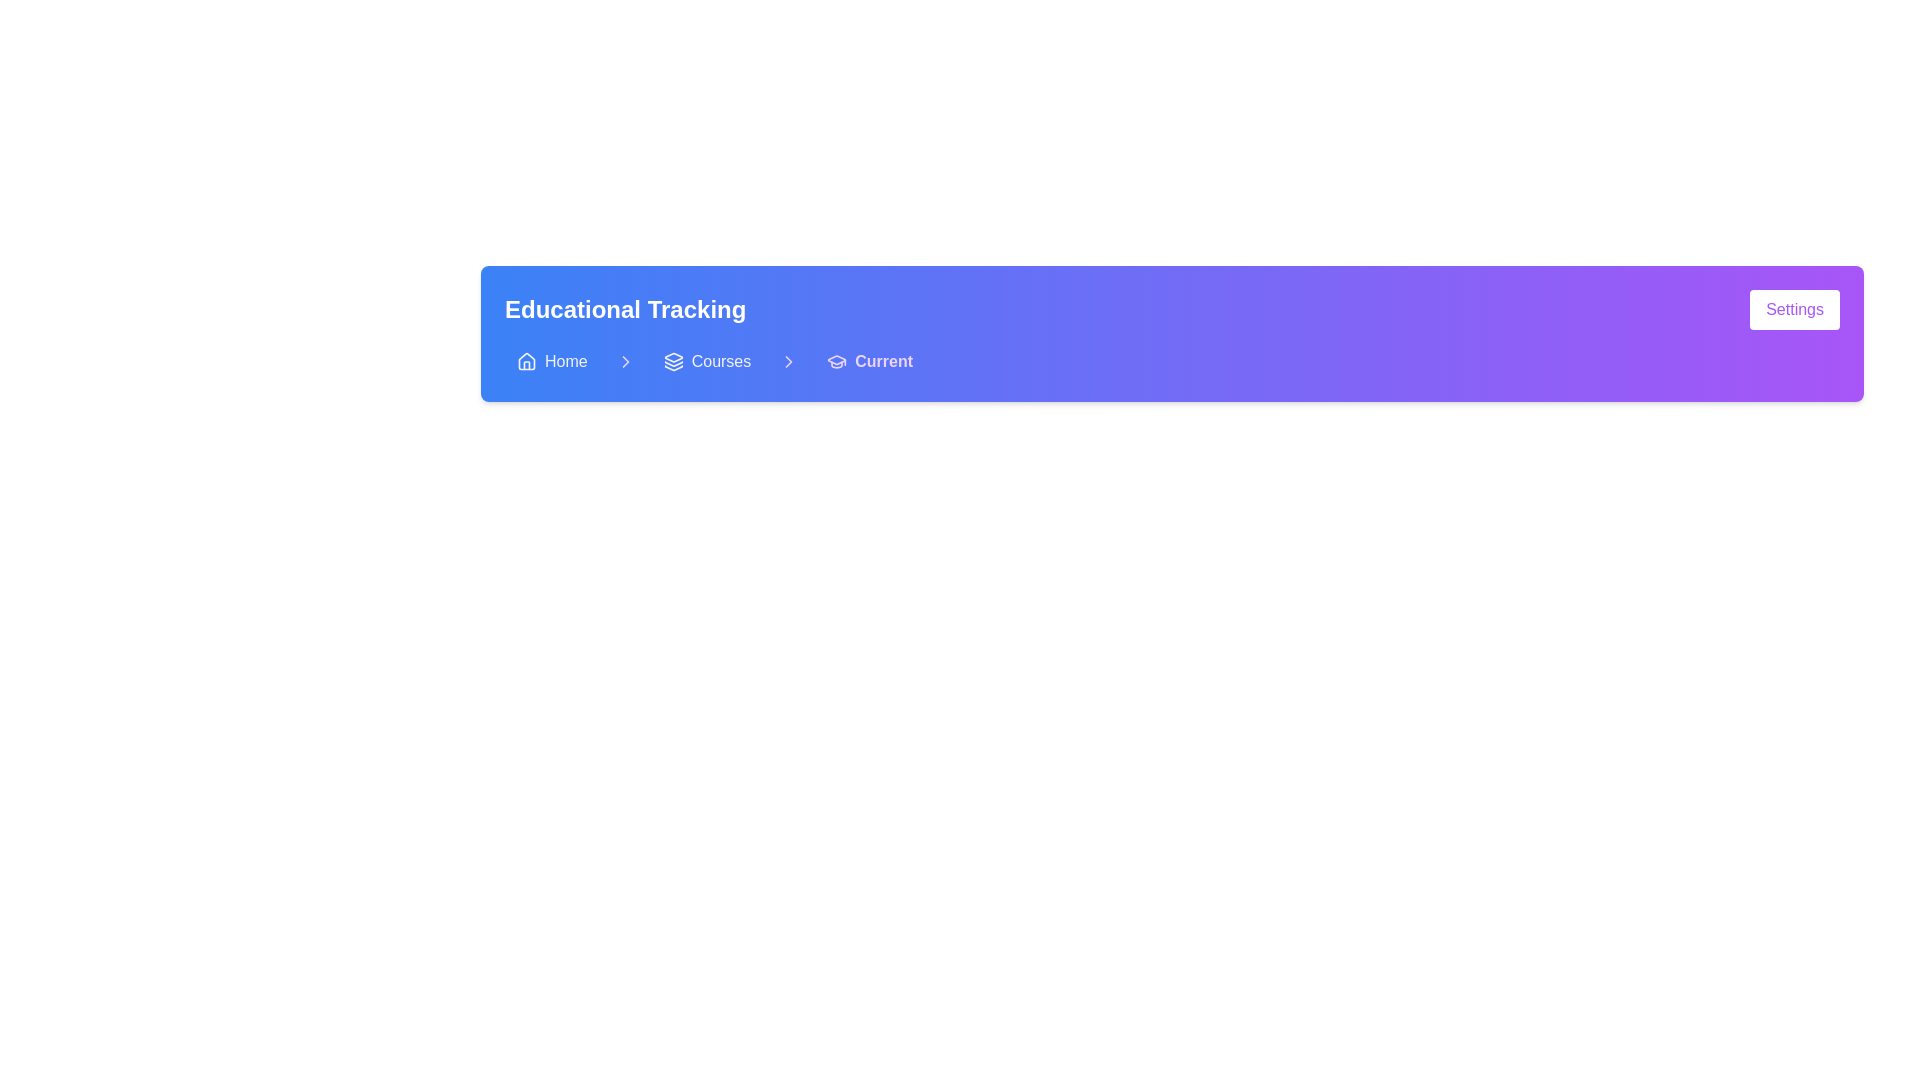 The image size is (1920, 1080). Describe the element at coordinates (788, 362) in the screenshot. I see `the Navigation Indicator - Icon, which is the third rightward arrow in the breadcrumb navigation bar between 'Courses' and 'Current'` at that location.